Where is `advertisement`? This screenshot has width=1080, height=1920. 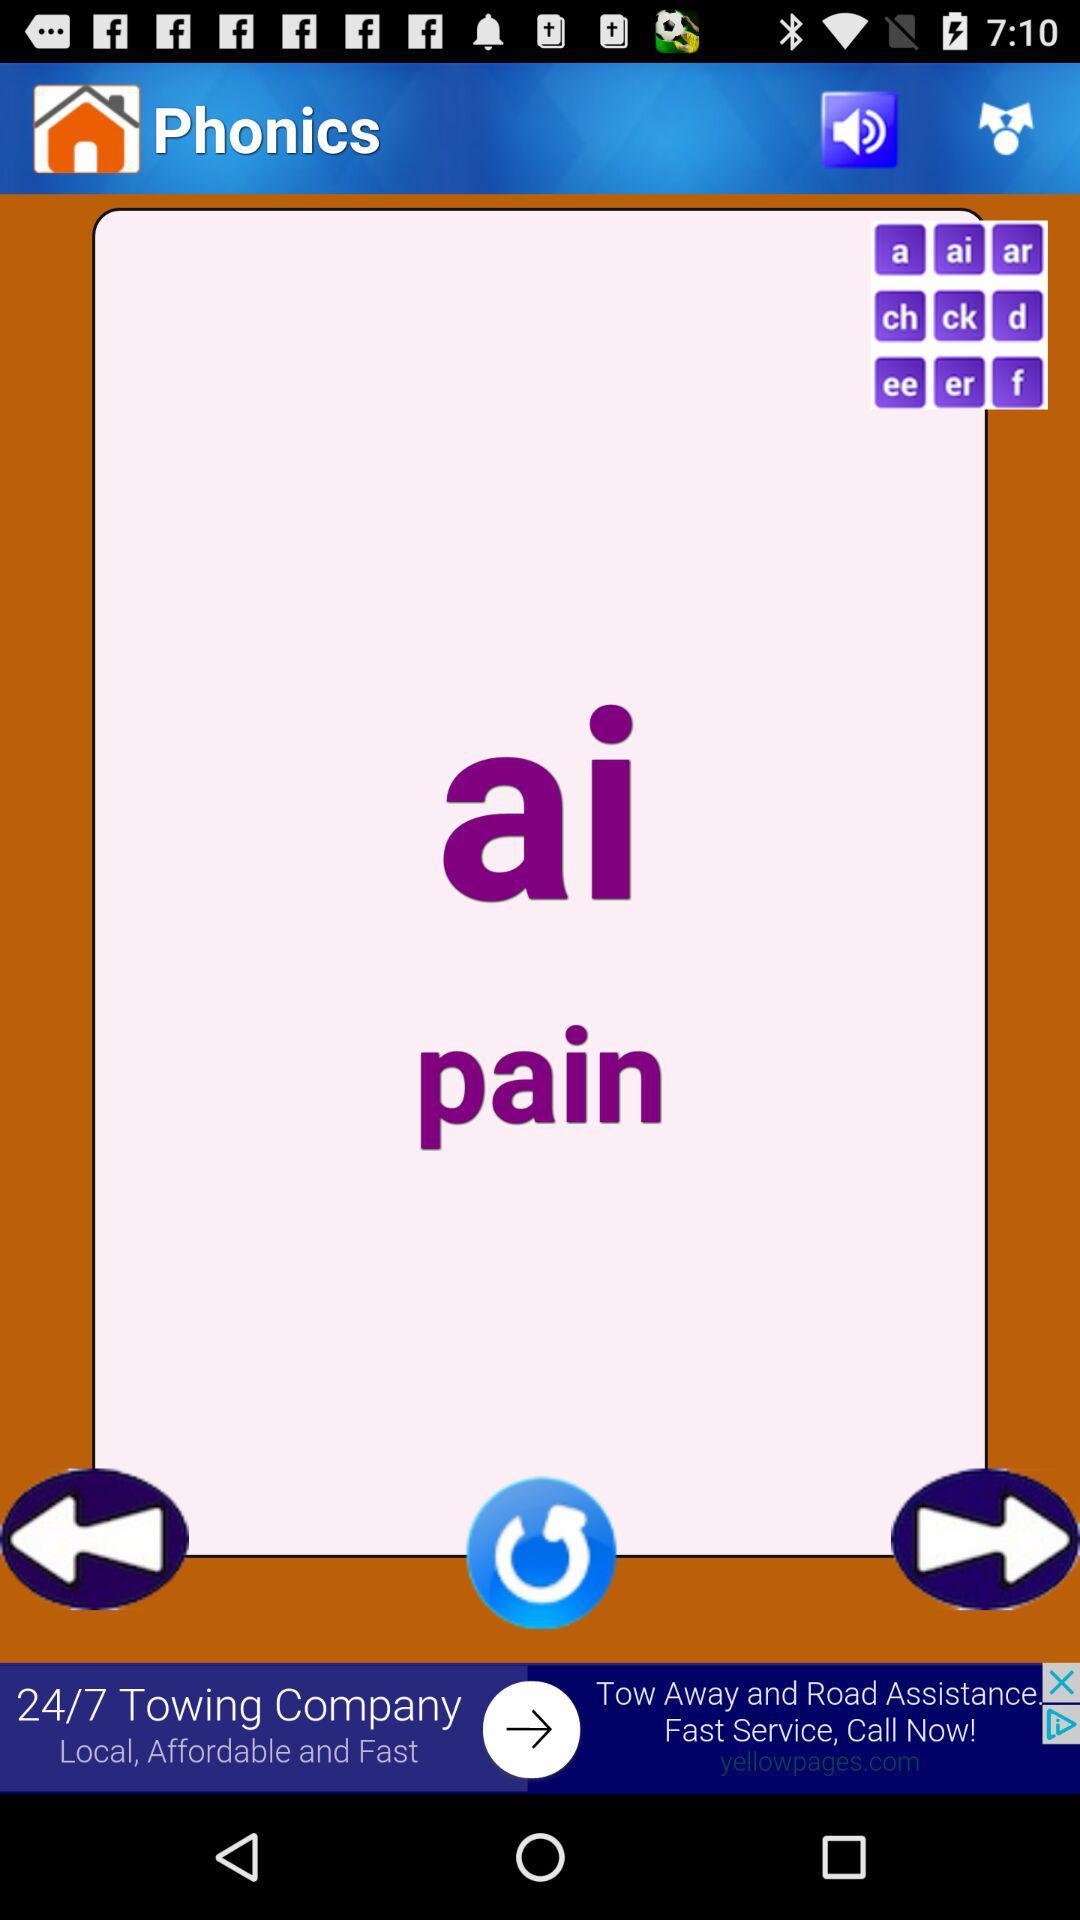 advertisement is located at coordinates (540, 1727).